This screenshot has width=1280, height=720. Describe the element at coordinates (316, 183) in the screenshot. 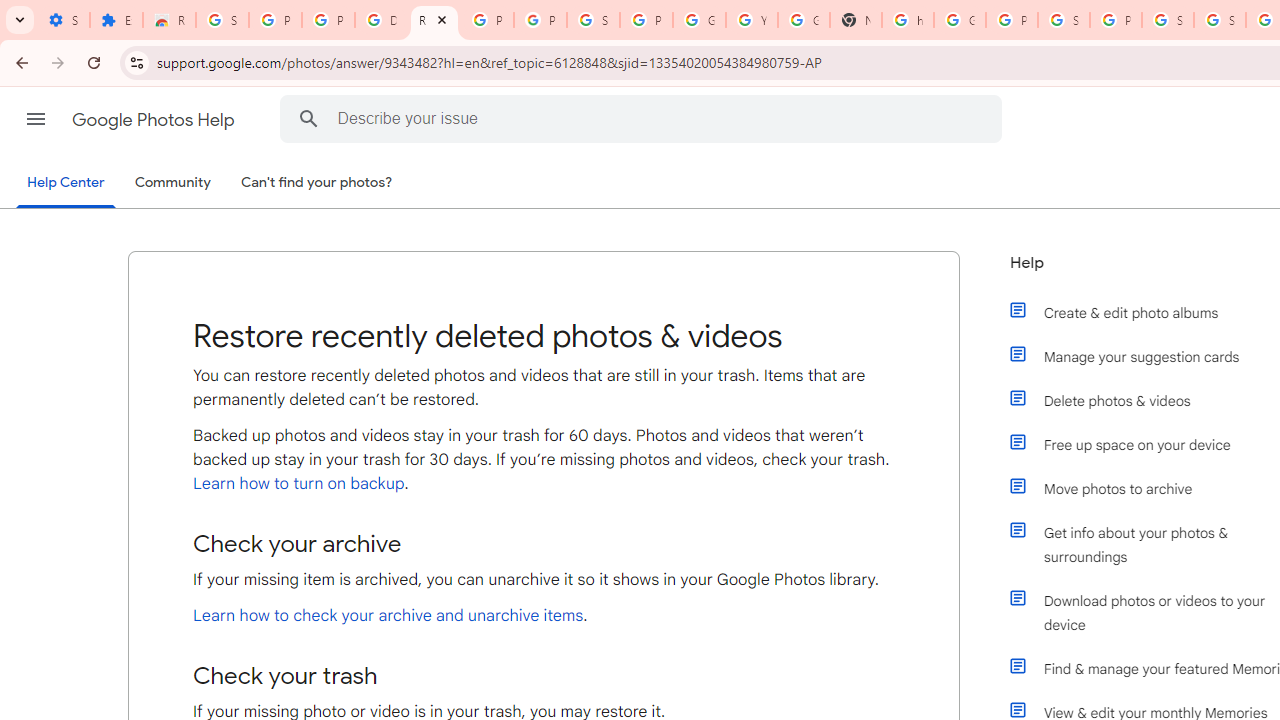

I see `'Can'` at that location.